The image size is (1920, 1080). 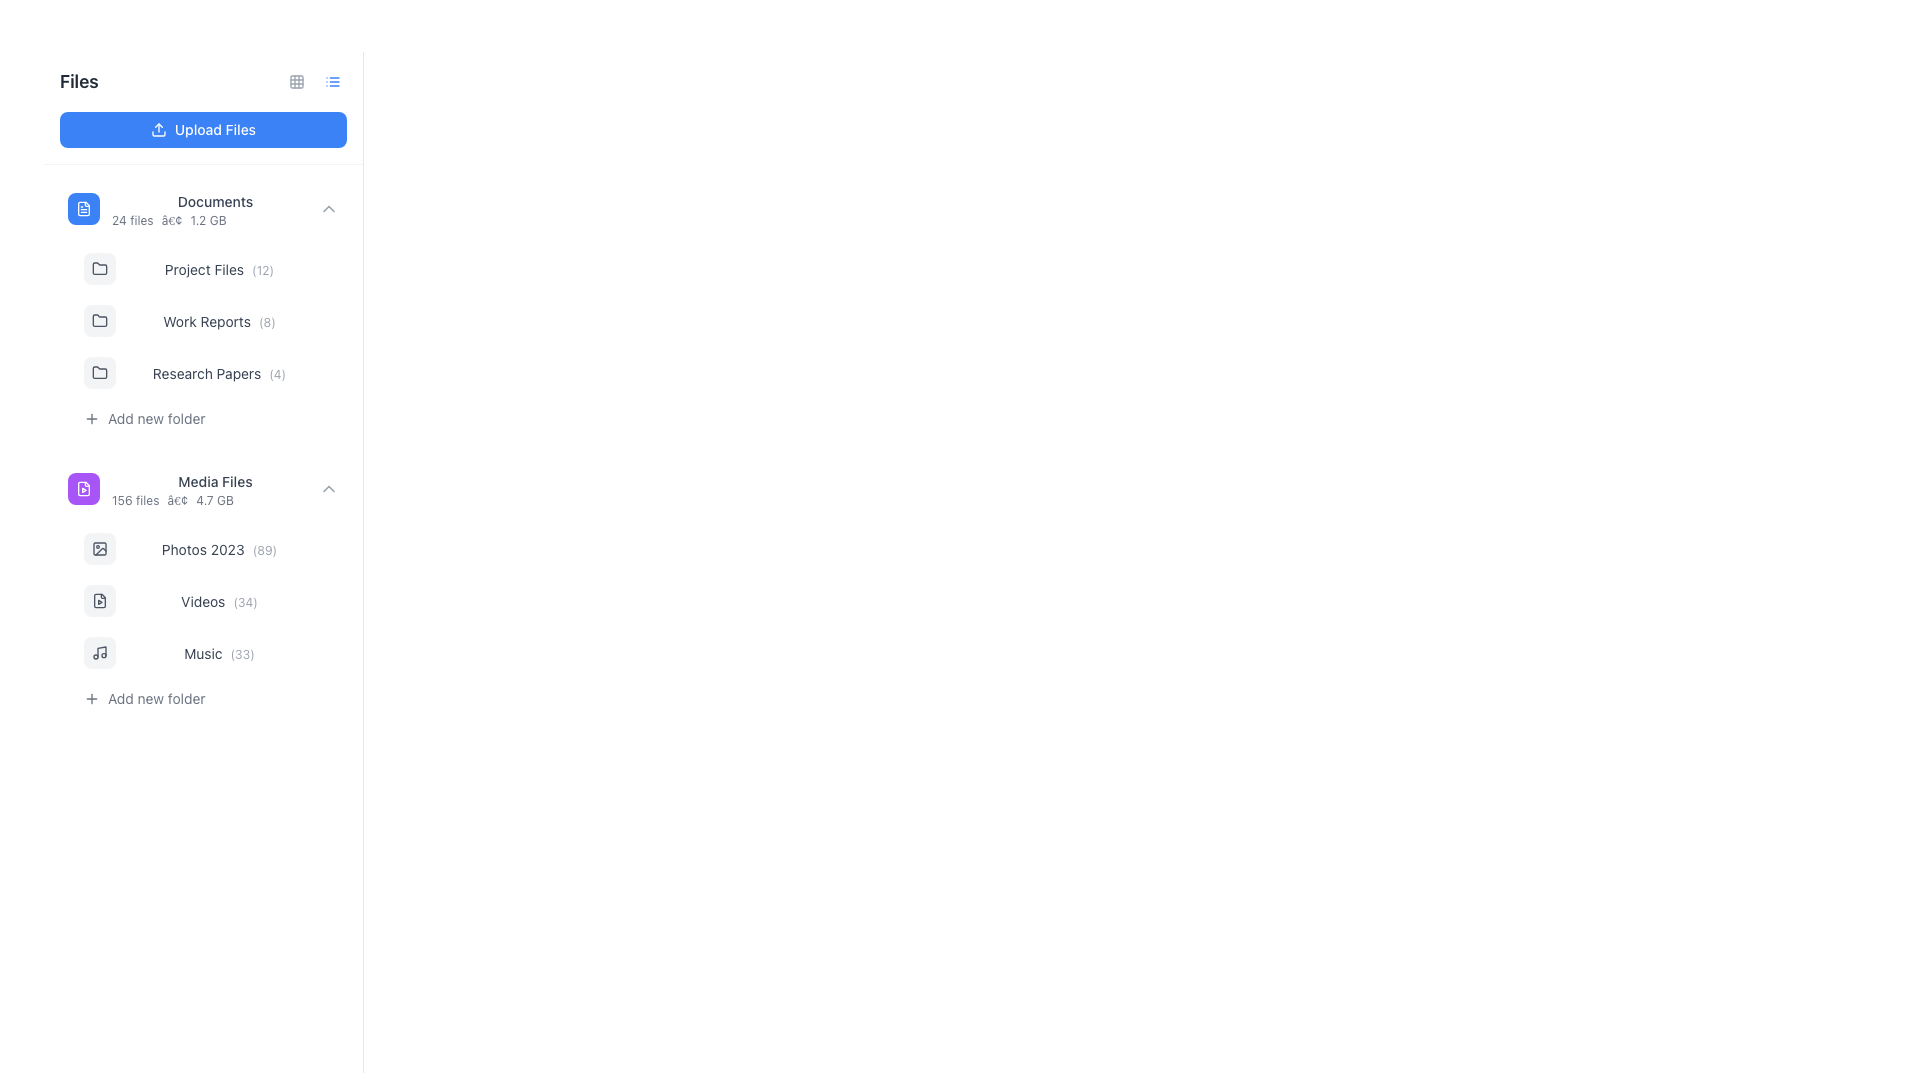 I want to click on the text label that reads 'Research Papers (4)', which is the third item in the vertical list under the 'Documents' section, positioned between 'Work Reports (8)' and 'Add new folder', so click(x=219, y=373).